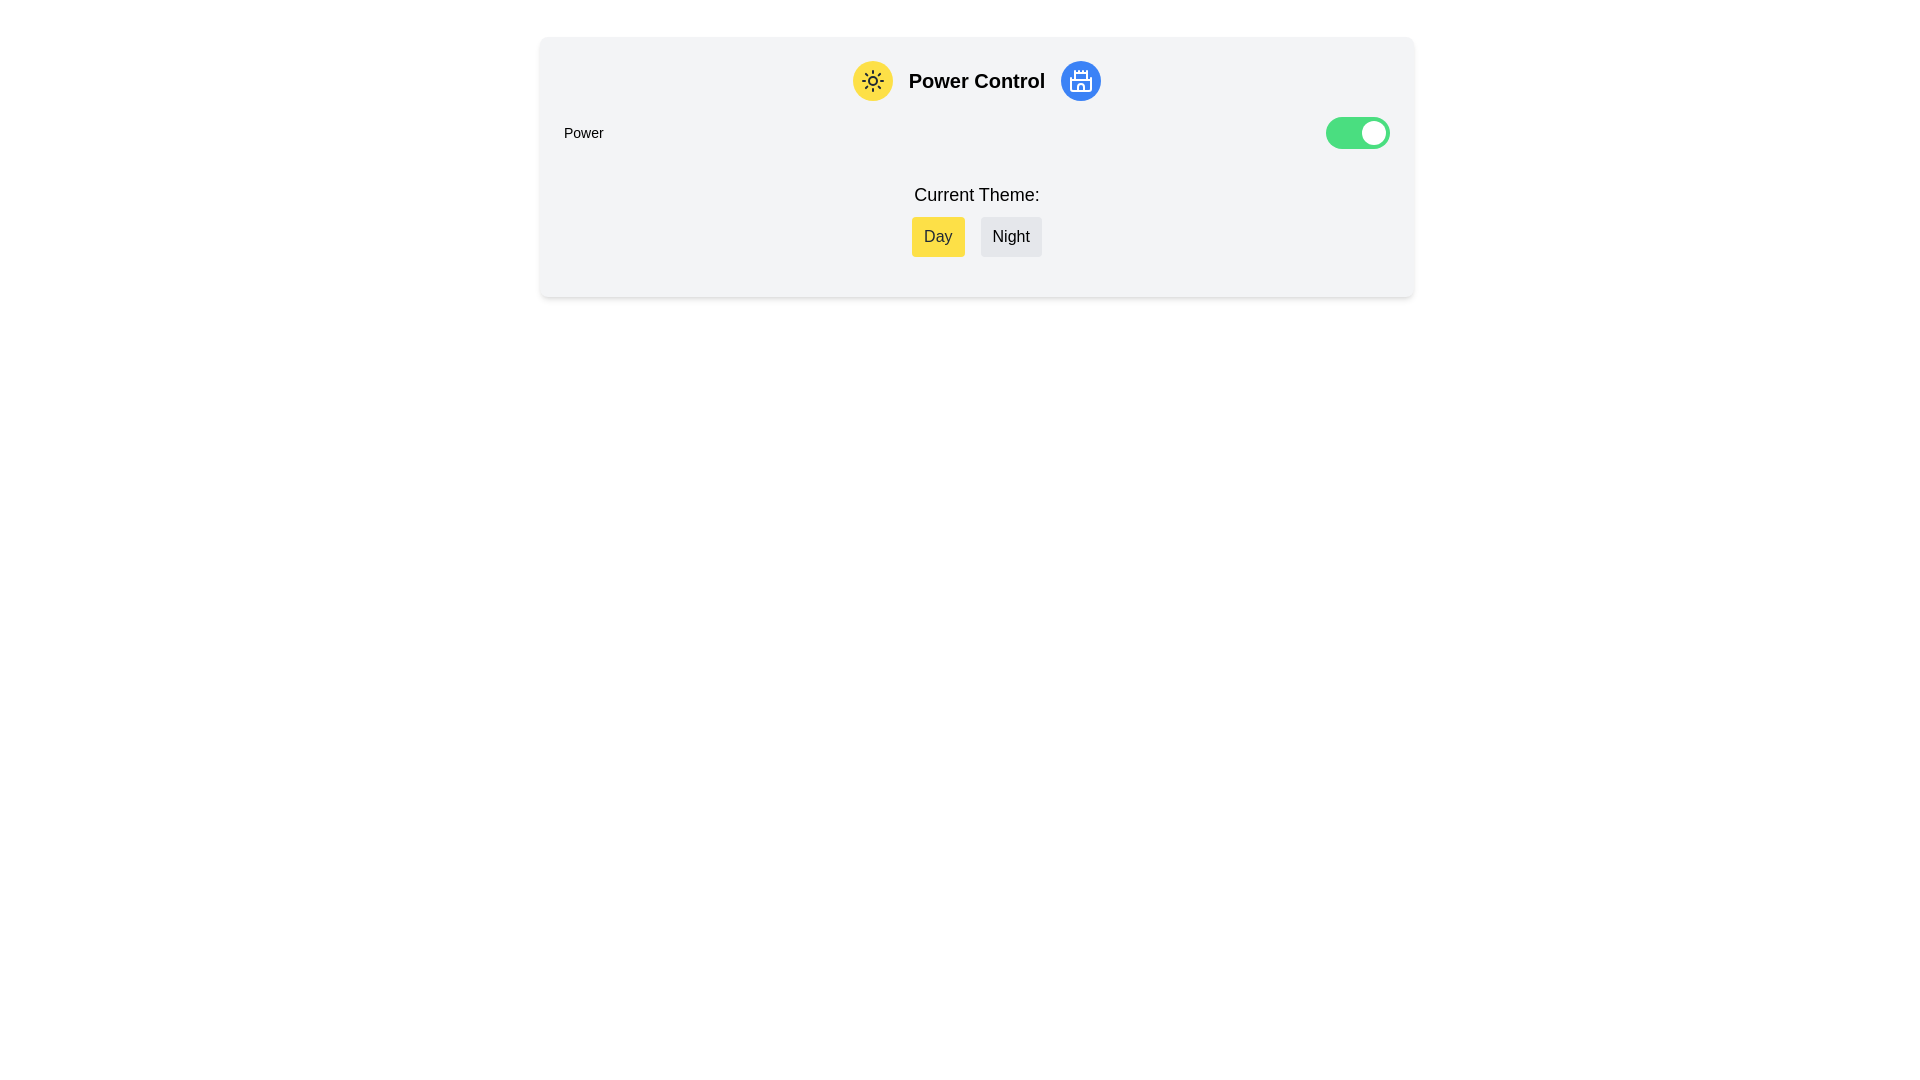 This screenshot has width=1920, height=1080. What do you see at coordinates (1358, 132) in the screenshot?
I see `the toggle switch labeled 'Power' located` at bounding box center [1358, 132].